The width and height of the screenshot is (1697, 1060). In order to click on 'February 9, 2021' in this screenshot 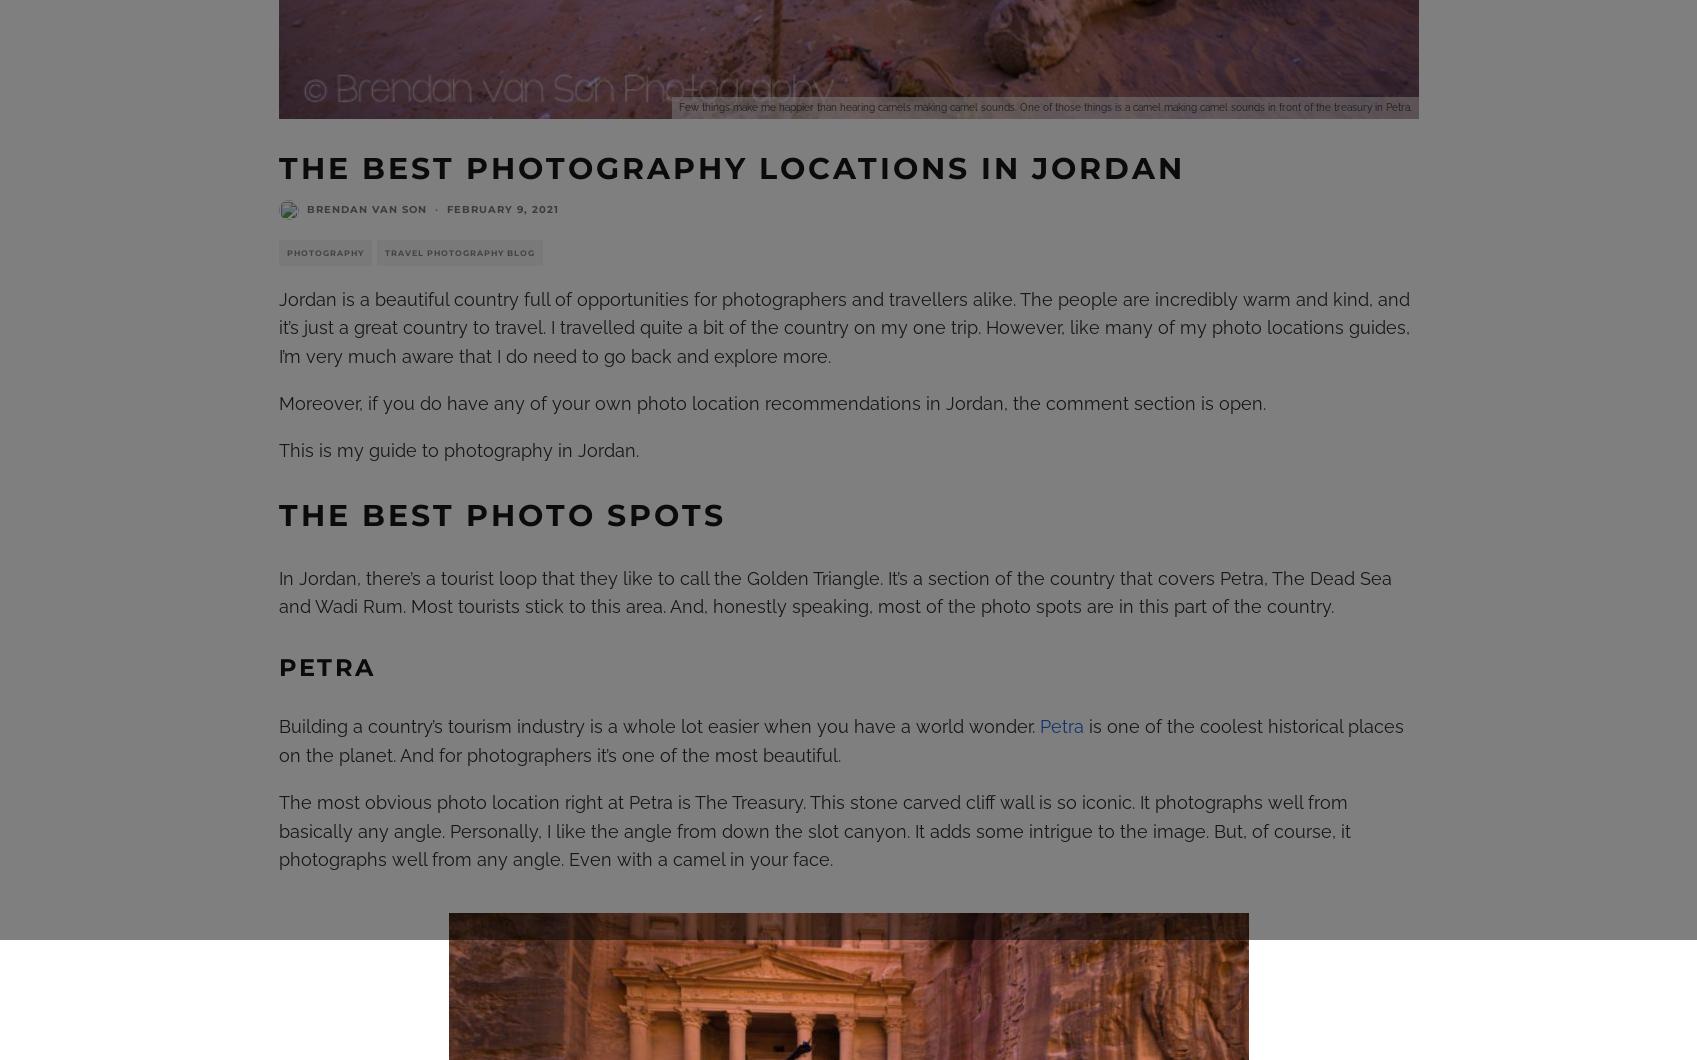, I will do `click(501, 208)`.